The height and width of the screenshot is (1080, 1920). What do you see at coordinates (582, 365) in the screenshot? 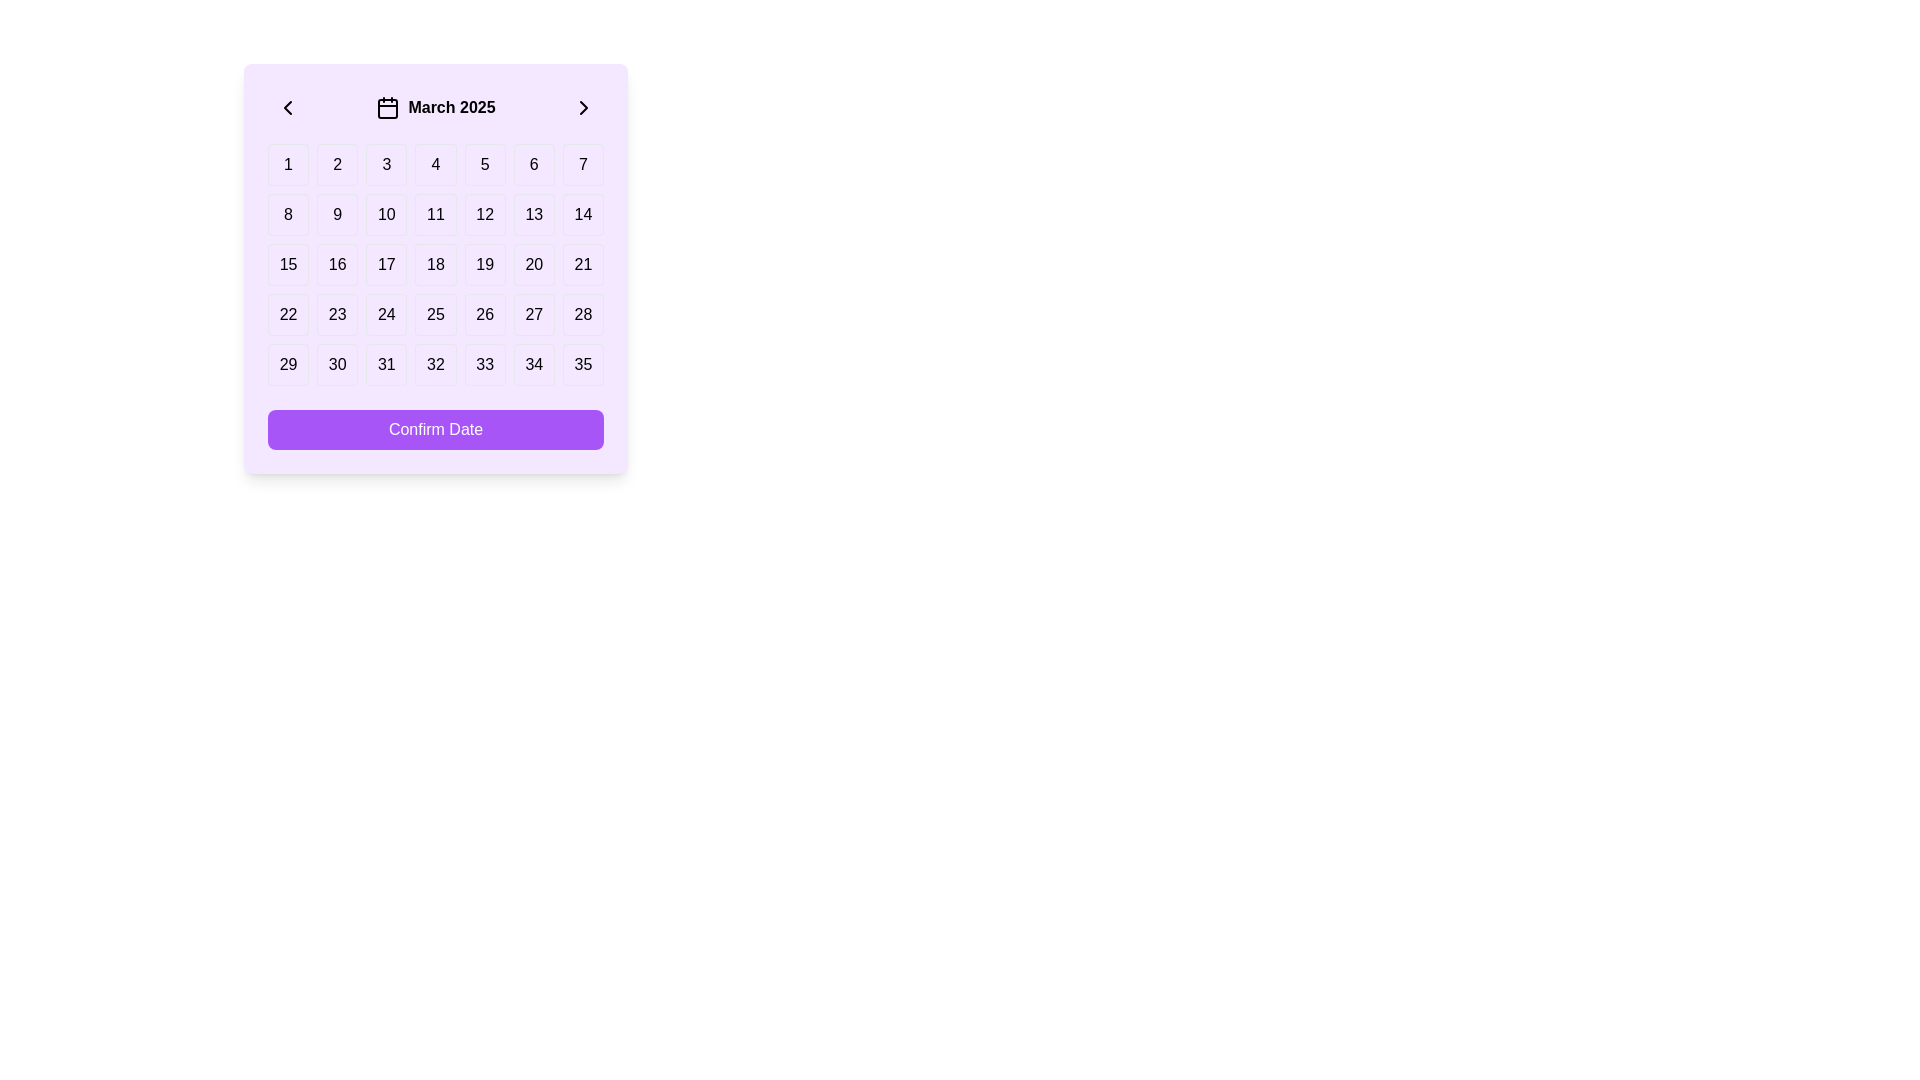
I see `the button representing the 35th day in the calendar grid` at bounding box center [582, 365].